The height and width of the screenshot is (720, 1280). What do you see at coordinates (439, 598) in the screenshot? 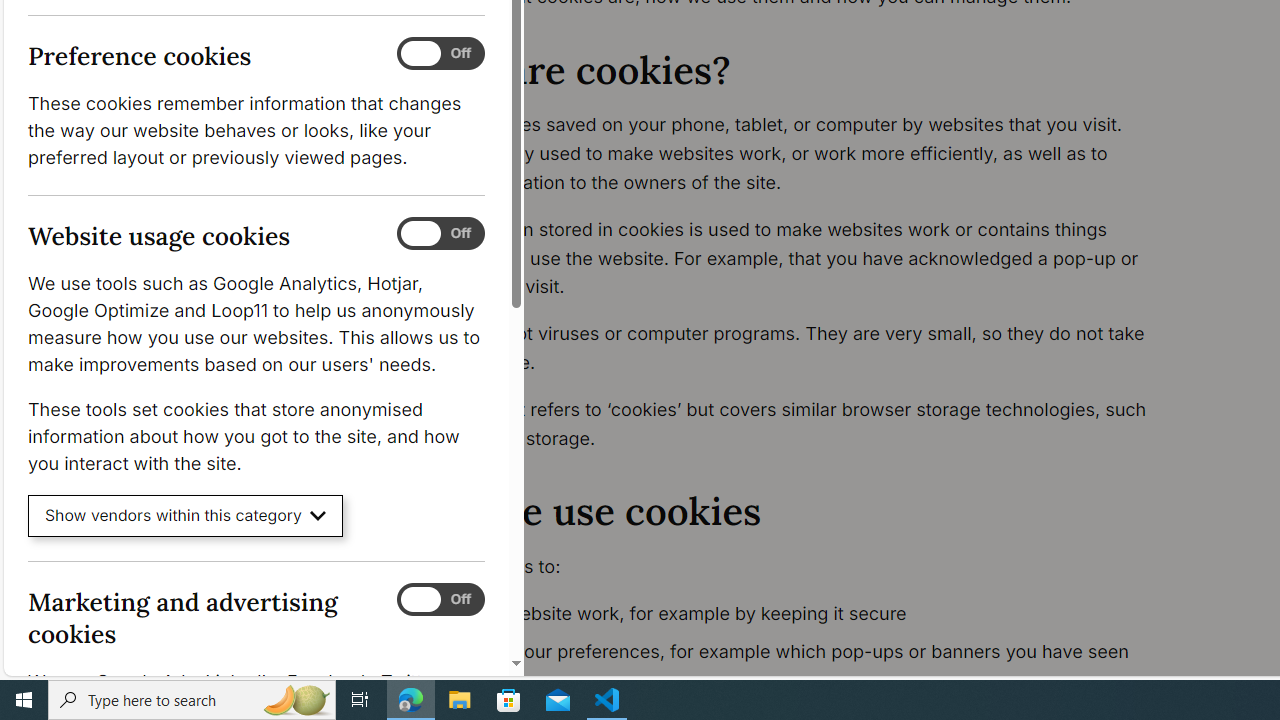
I see `'Marketing and advertising cookies'` at bounding box center [439, 598].